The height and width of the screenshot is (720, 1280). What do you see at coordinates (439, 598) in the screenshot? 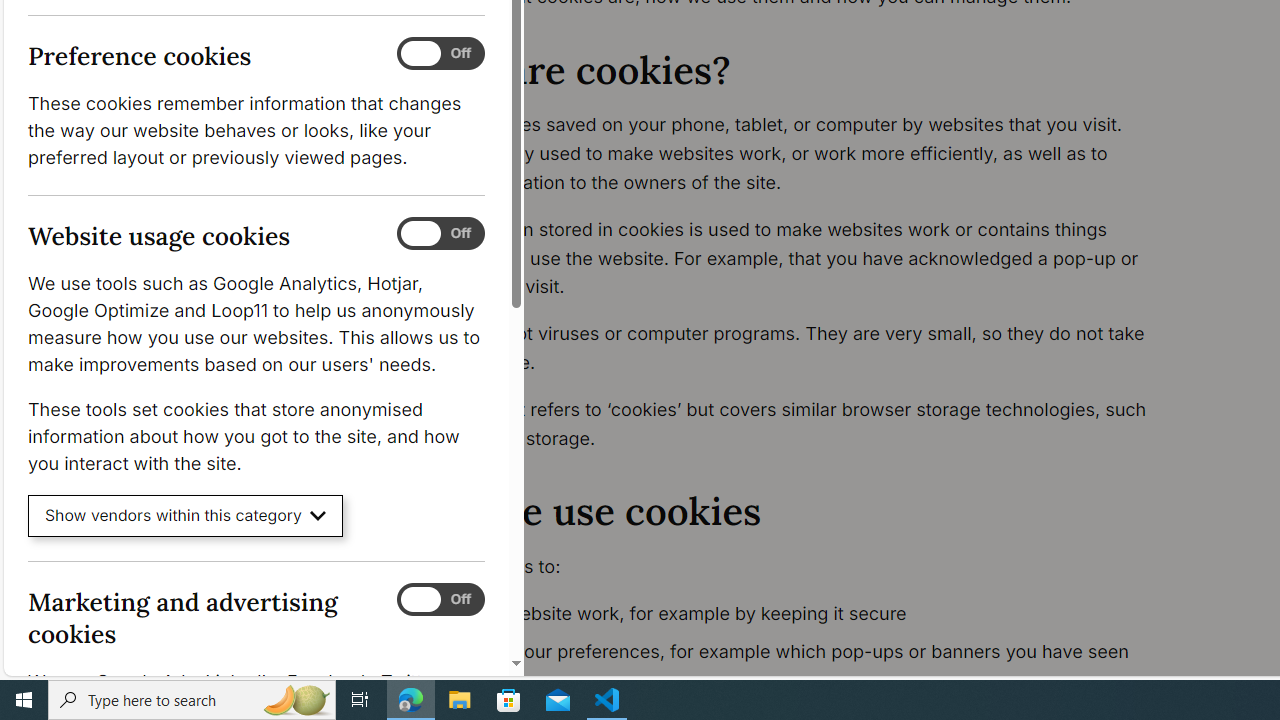
I see `'Marketing and advertising cookies'` at bounding box center [439, 598].